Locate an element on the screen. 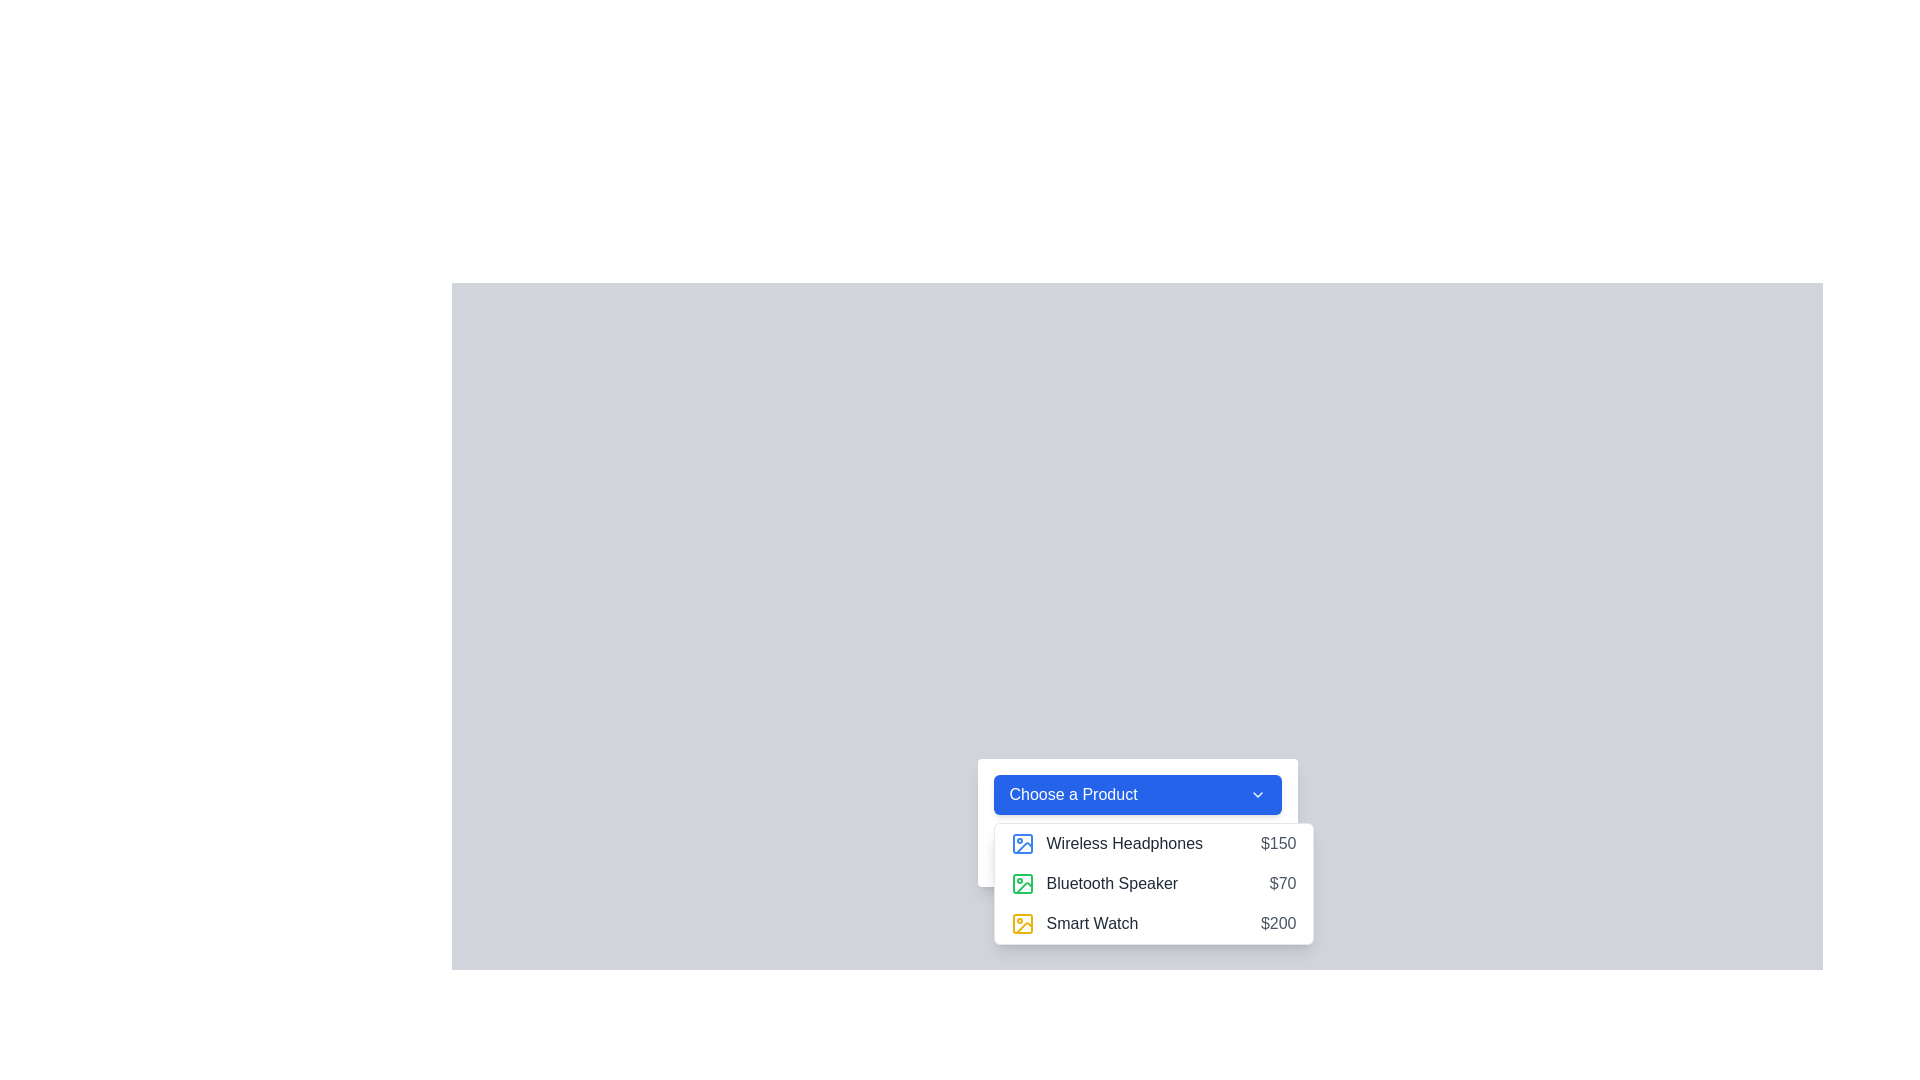 Image resolution: width=1920 pixels, height=1080 pixels. the 'Bluetooth Speaker' option in the product selection dropdown list is located at coordinates (1093, 882).